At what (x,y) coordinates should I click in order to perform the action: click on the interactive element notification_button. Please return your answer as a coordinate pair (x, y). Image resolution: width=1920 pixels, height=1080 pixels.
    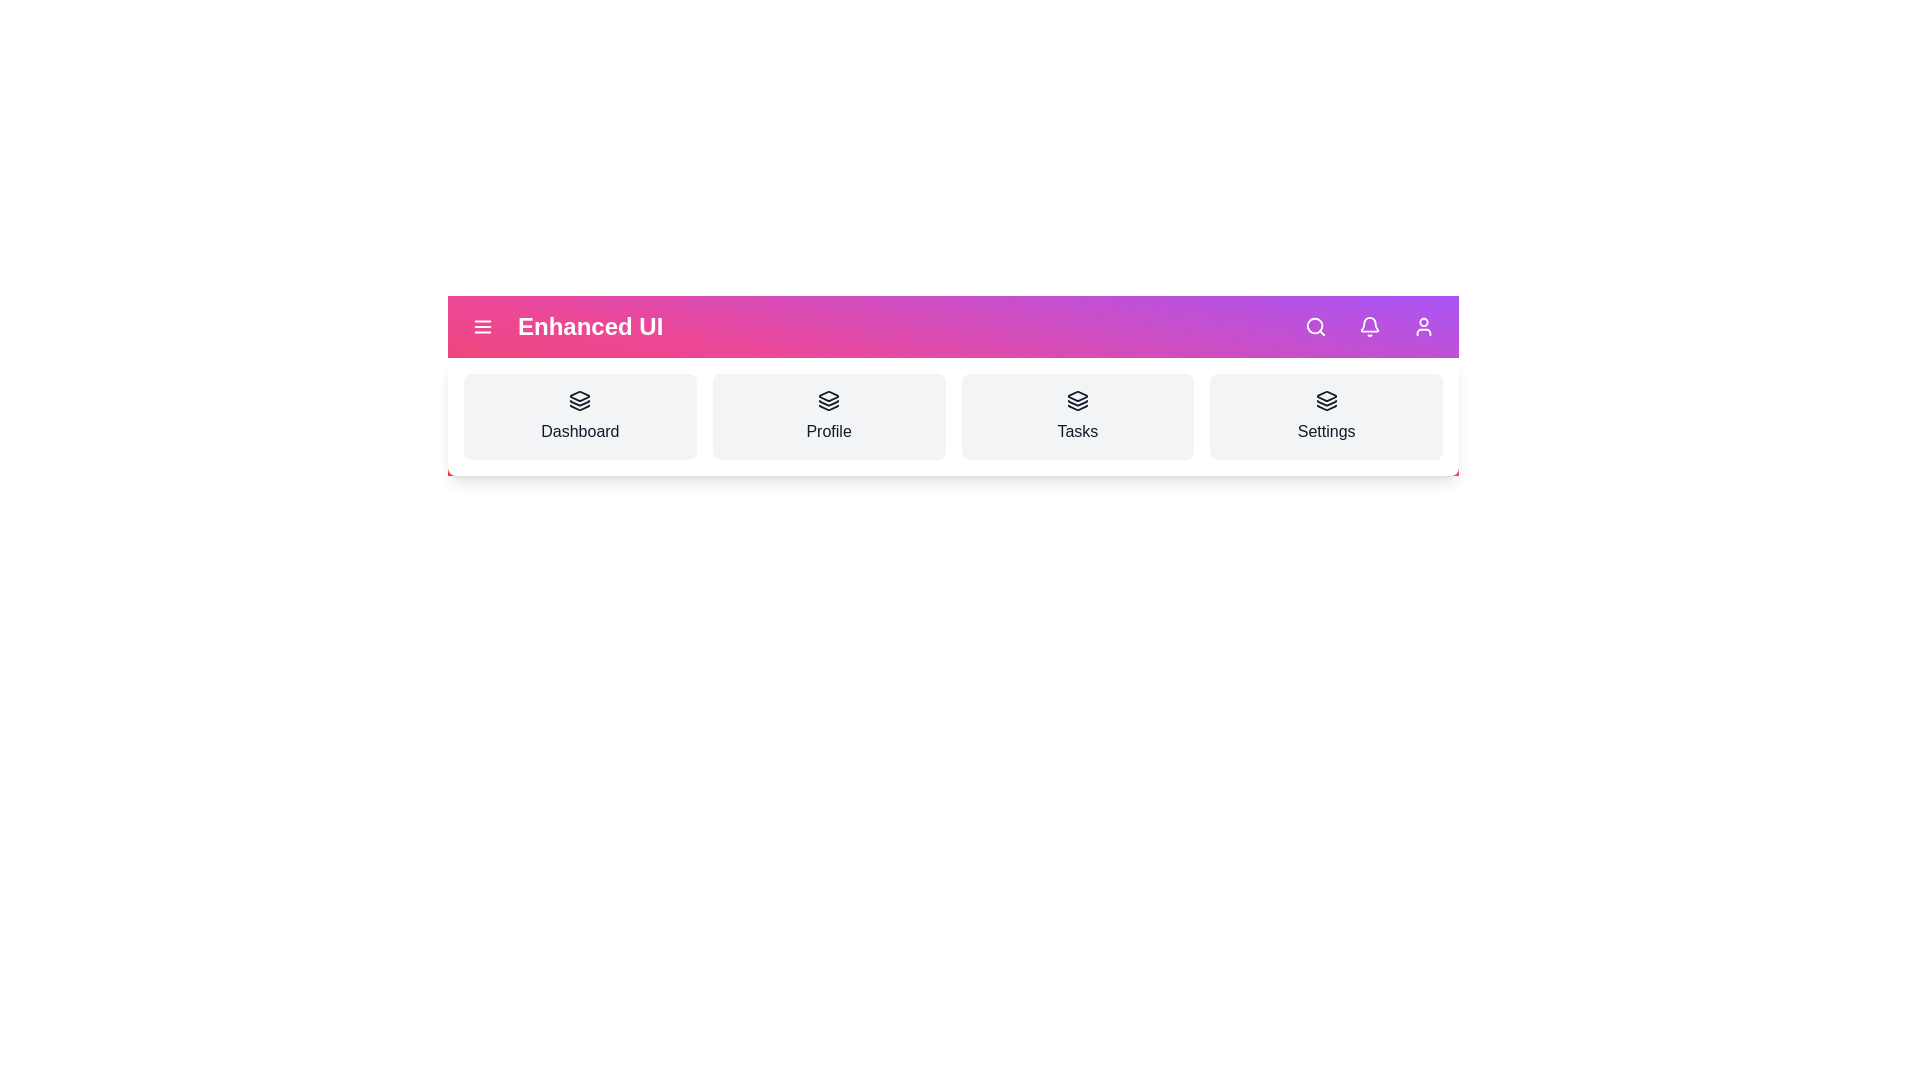
    Looking at the image, I should click on (1368, 326).